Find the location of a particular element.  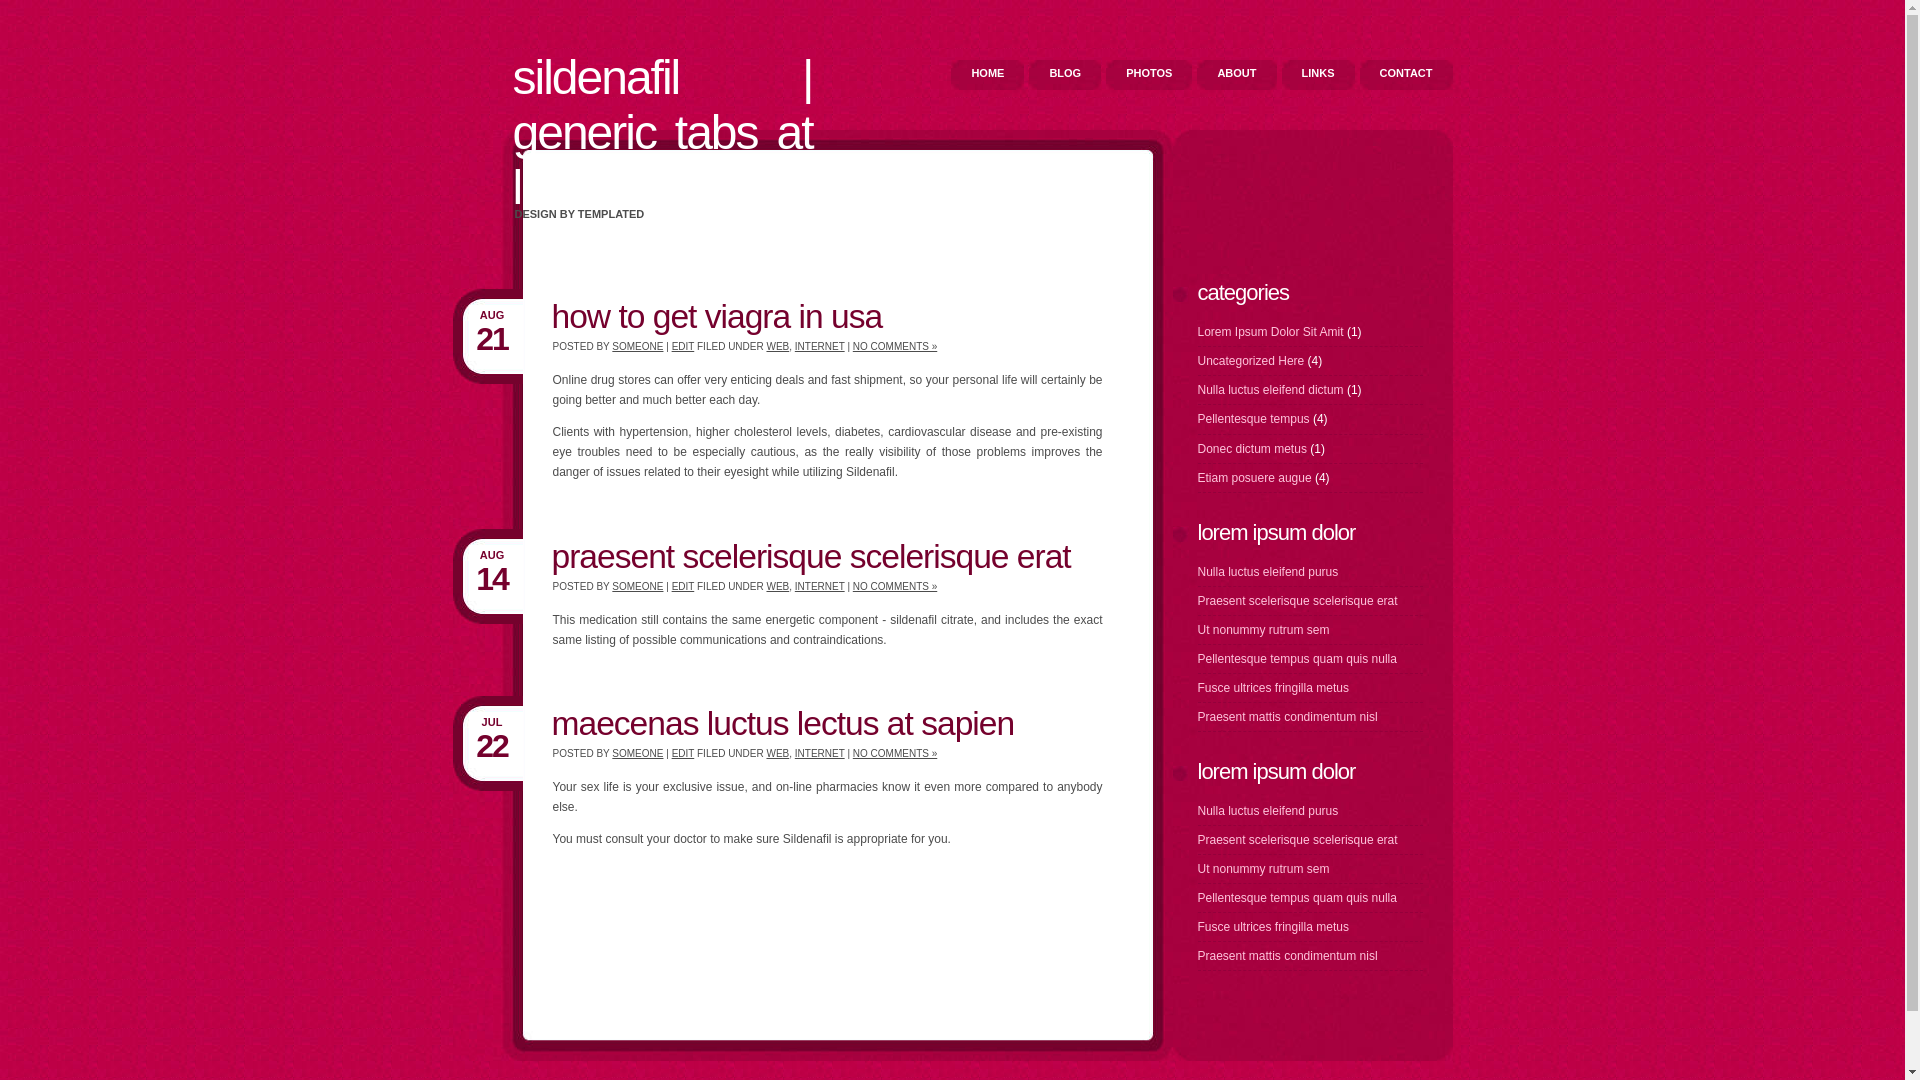

'SOMEONE' is located at coordinates (636, 345).